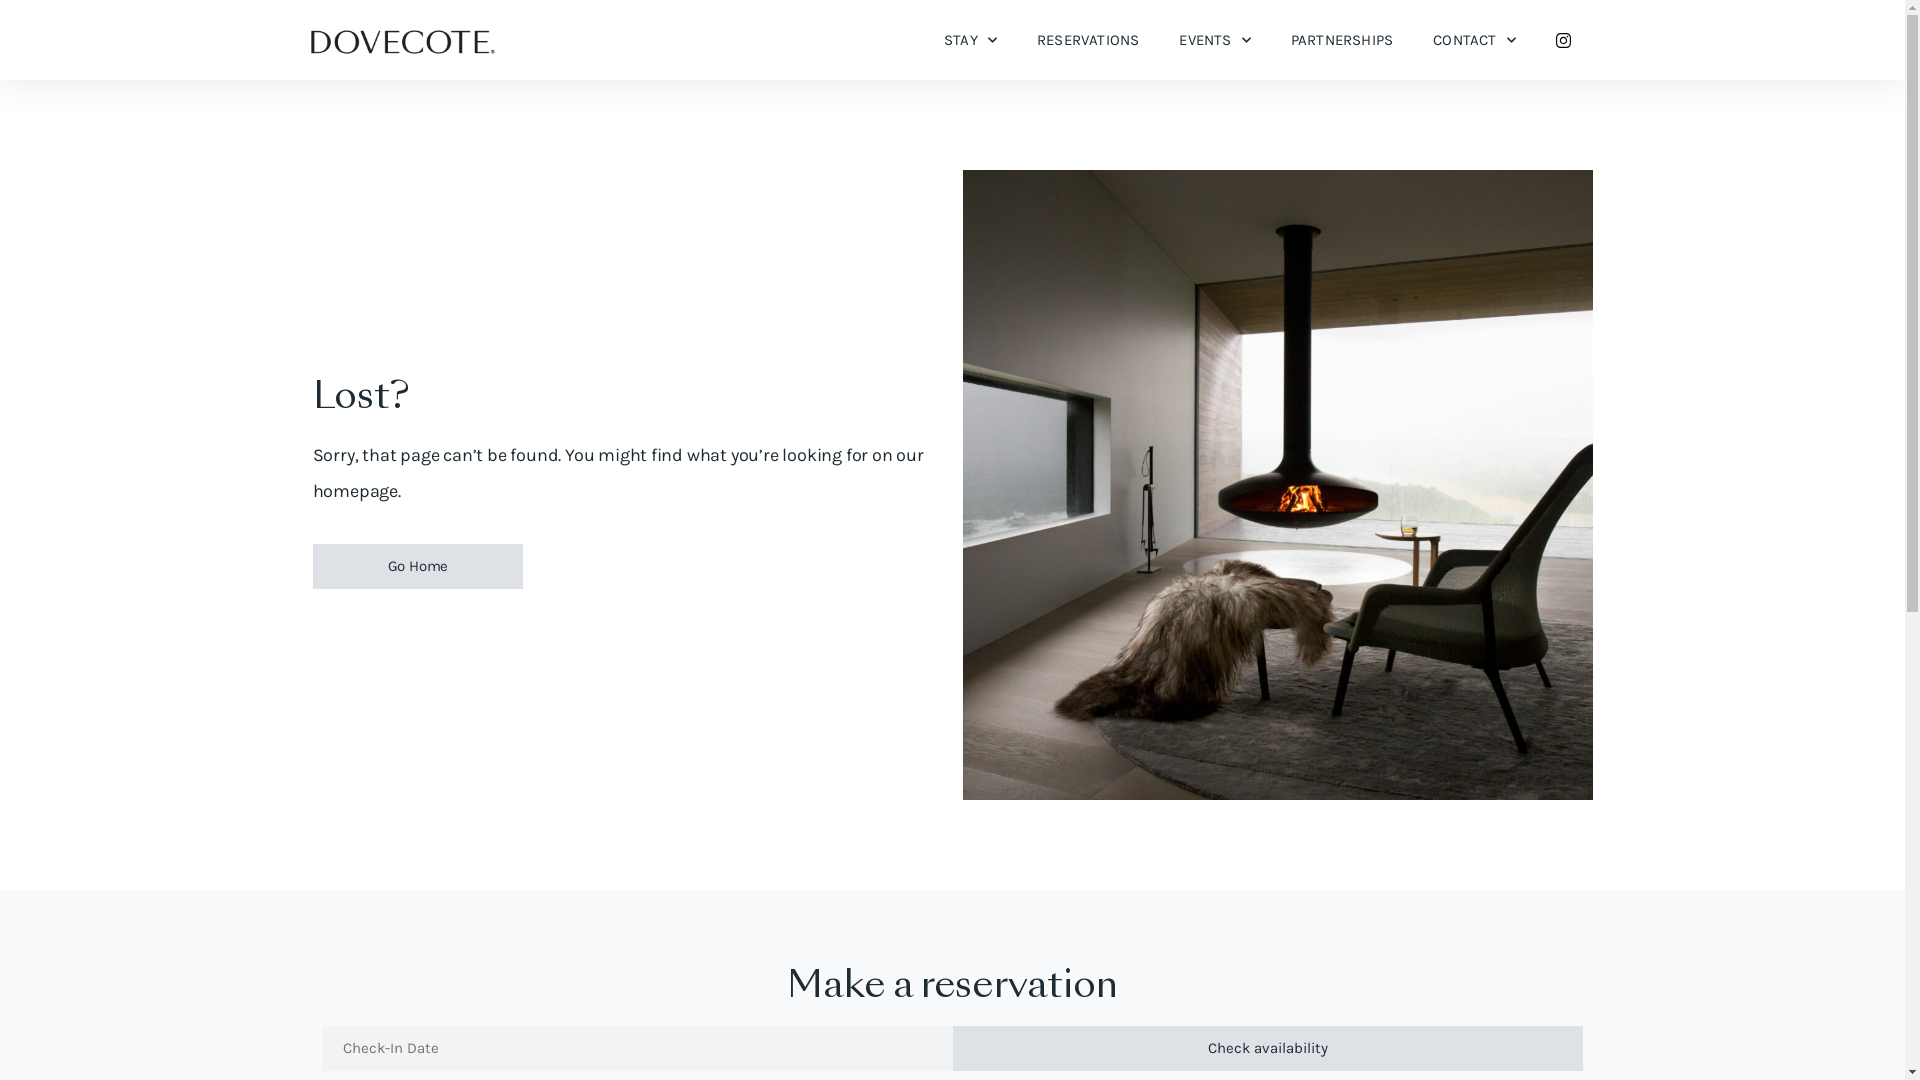 The image size is (1920, 1080). What do you see at coordinates (1568, 39) in the screenshot?
I see `' '` at bounding box center [1568, 39].